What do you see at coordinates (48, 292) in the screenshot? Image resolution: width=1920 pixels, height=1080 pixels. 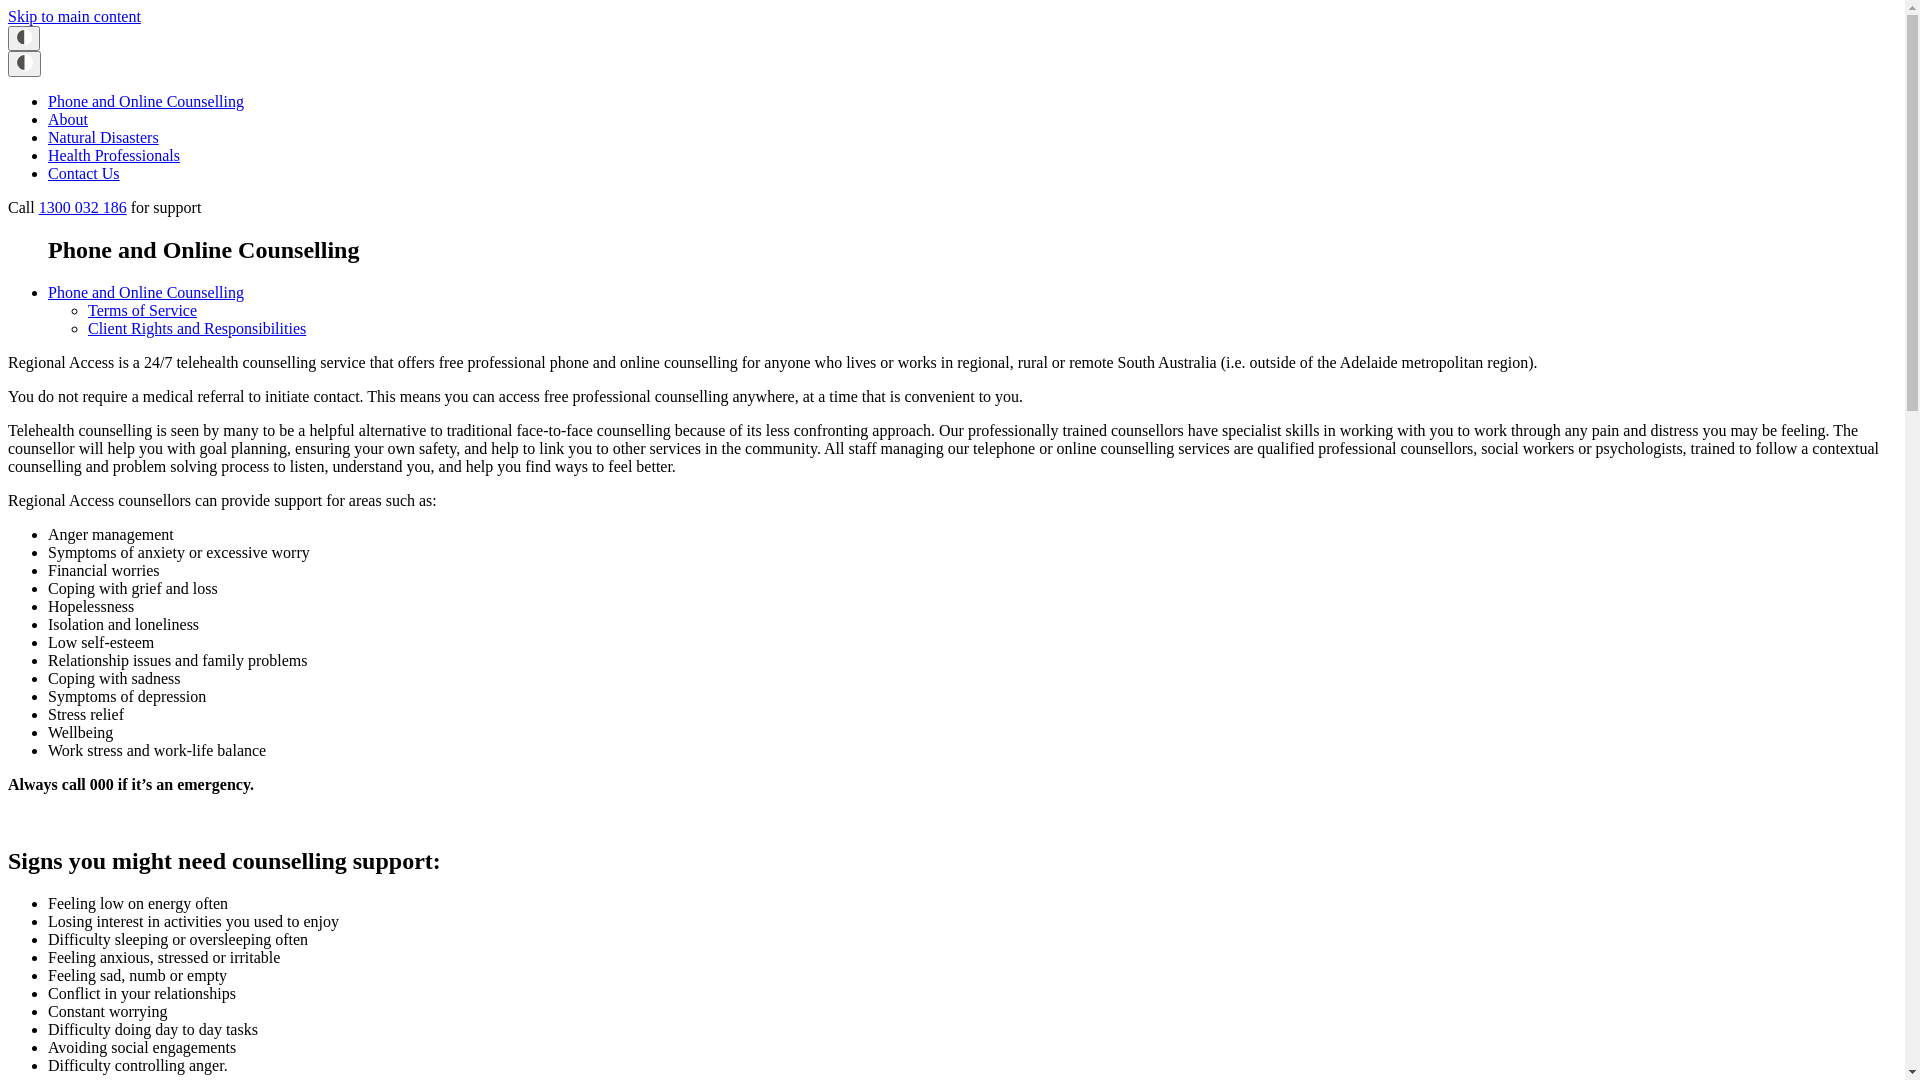 I see `'Phone and Online Counselling'` at bounding box center [48, 292].